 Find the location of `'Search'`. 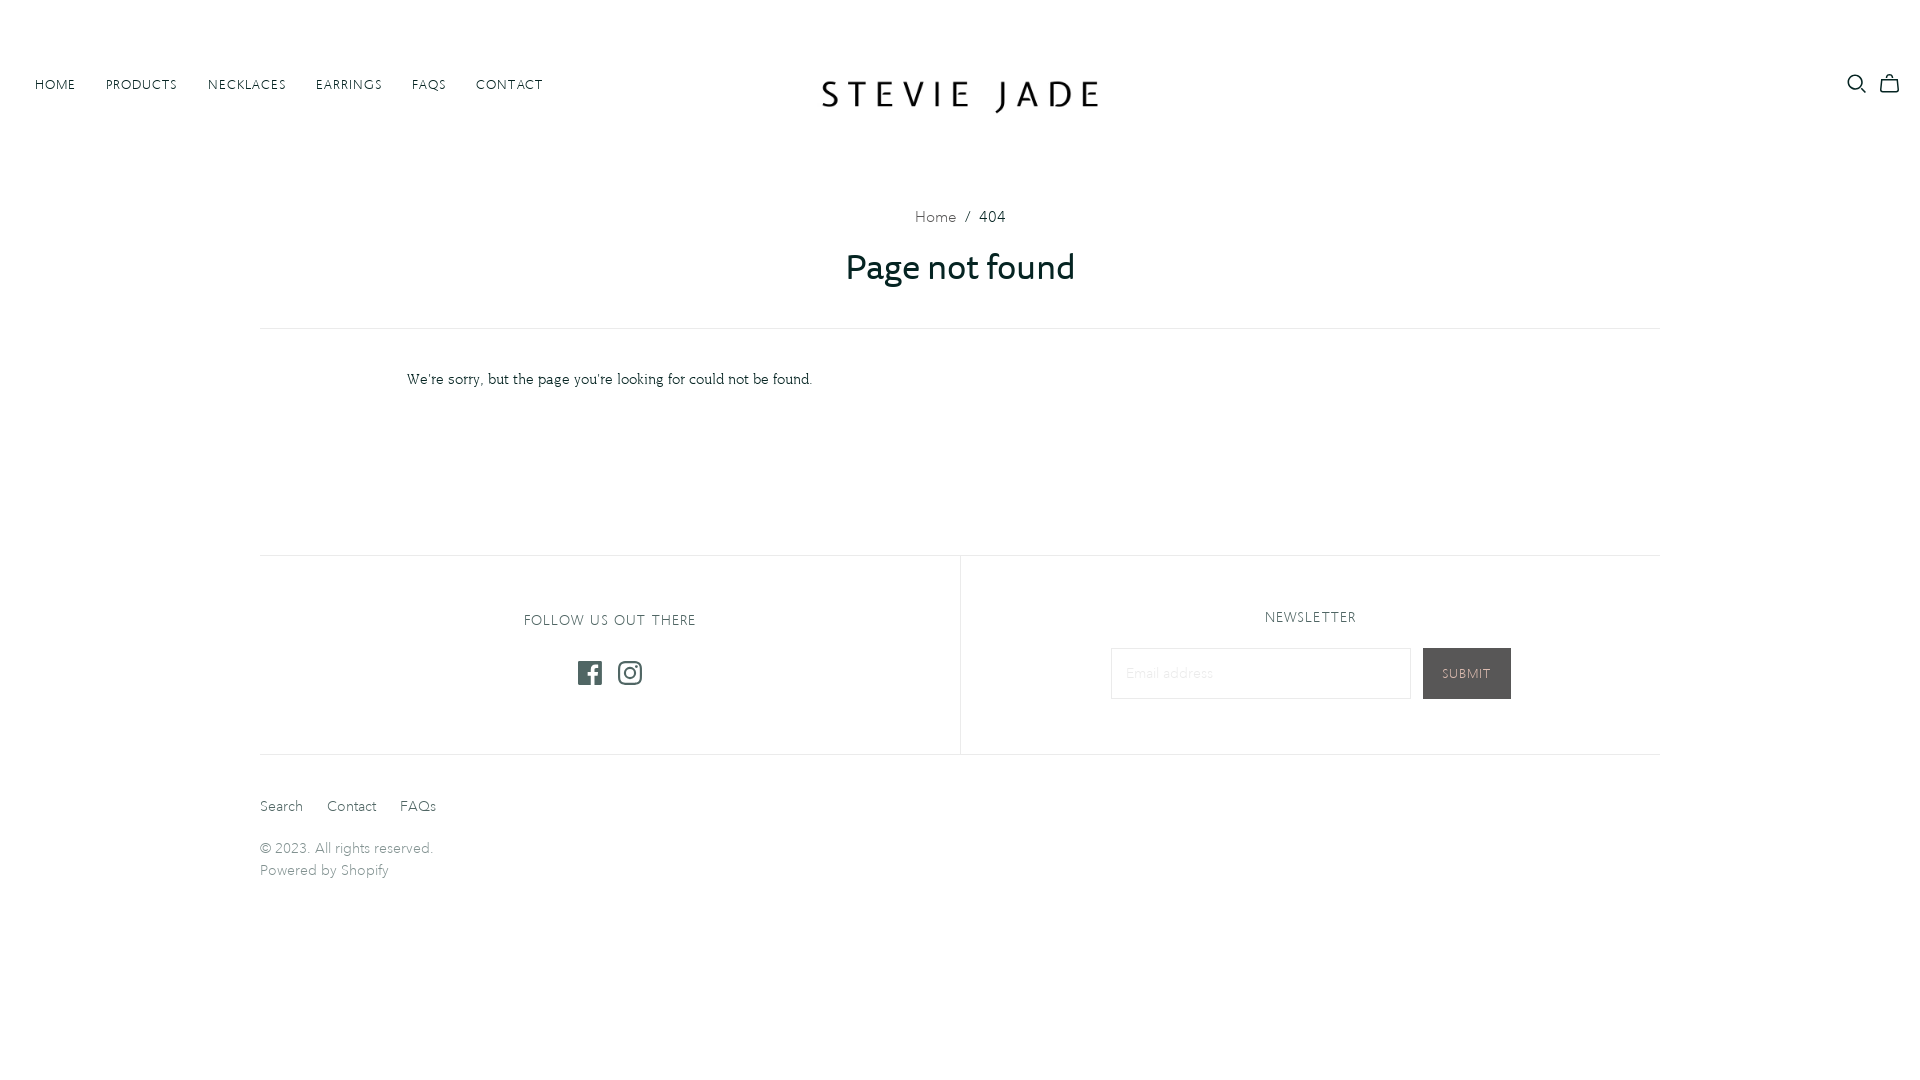

'Search' is located at coordinates (280, 805).